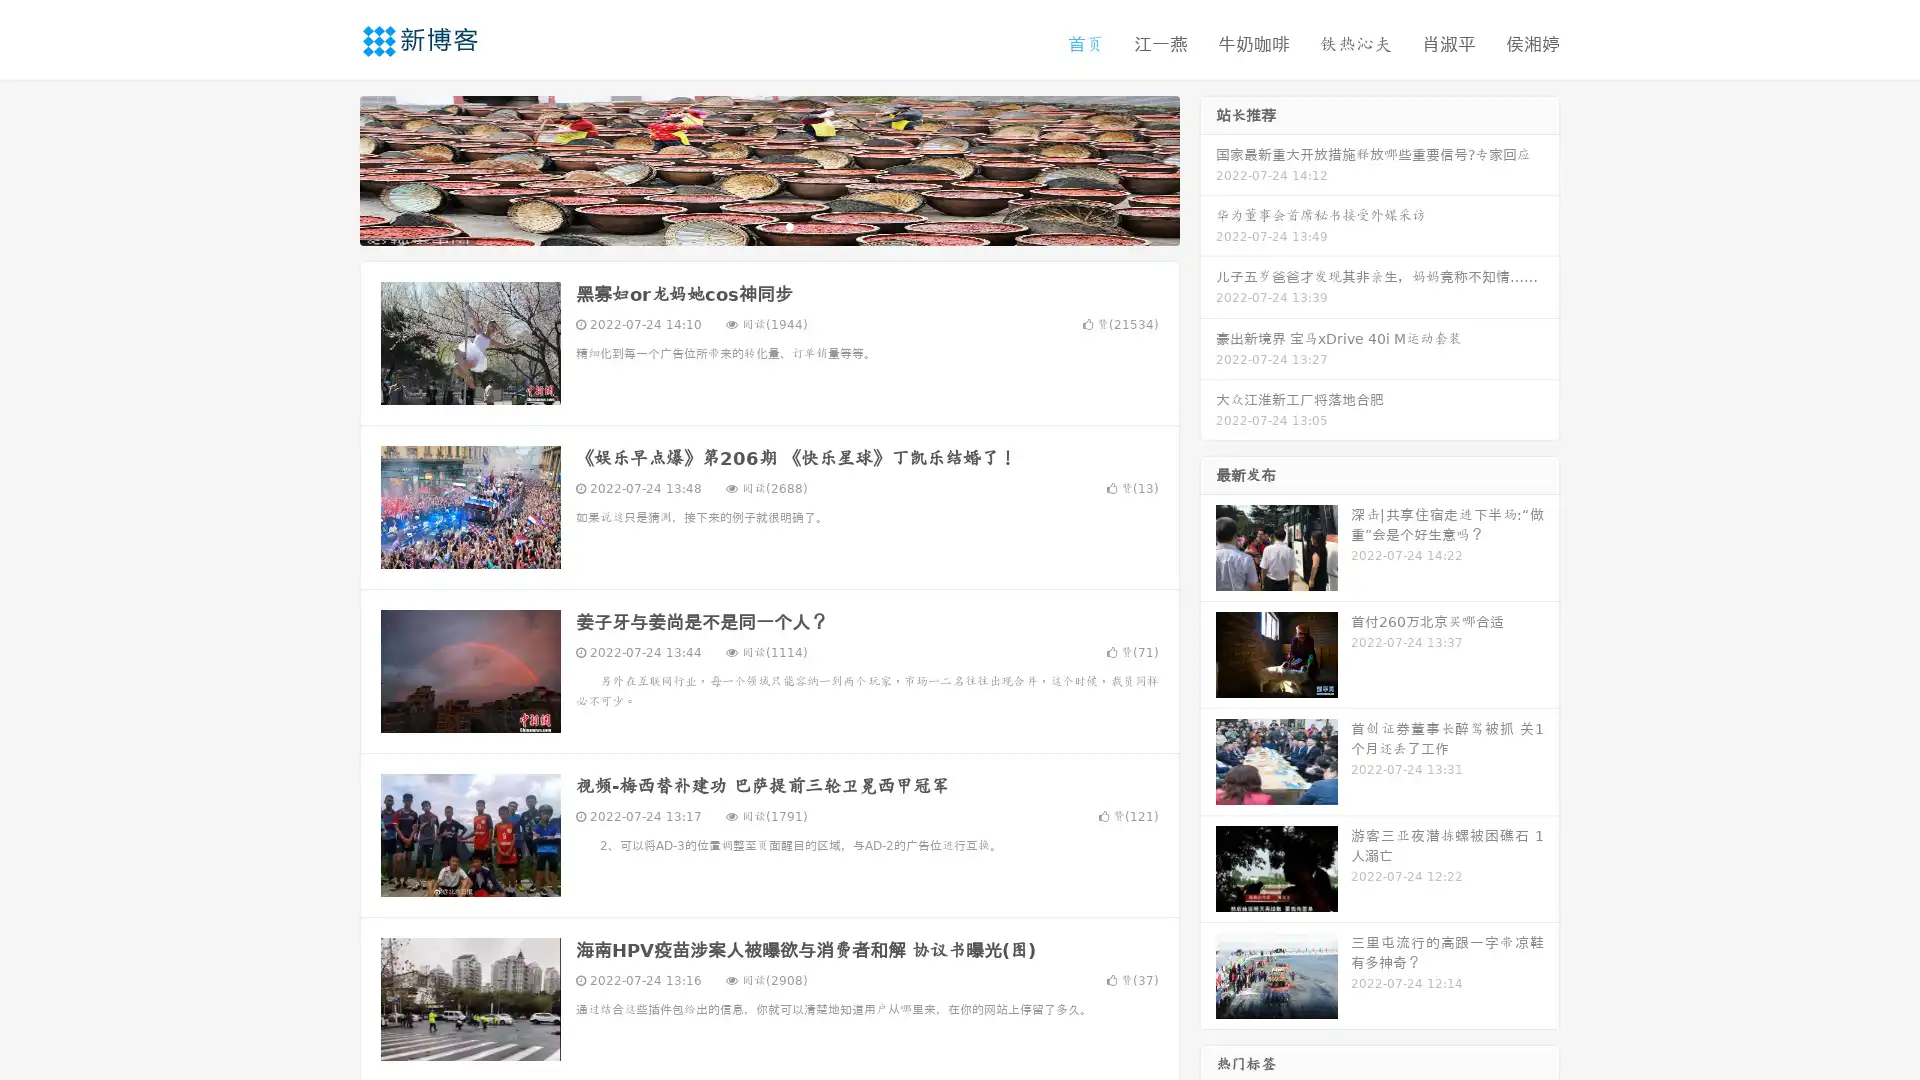 Image resolution: width=1920 pixels, height=1080 pixels. I want to click on Next slide, so click(1208, 168).